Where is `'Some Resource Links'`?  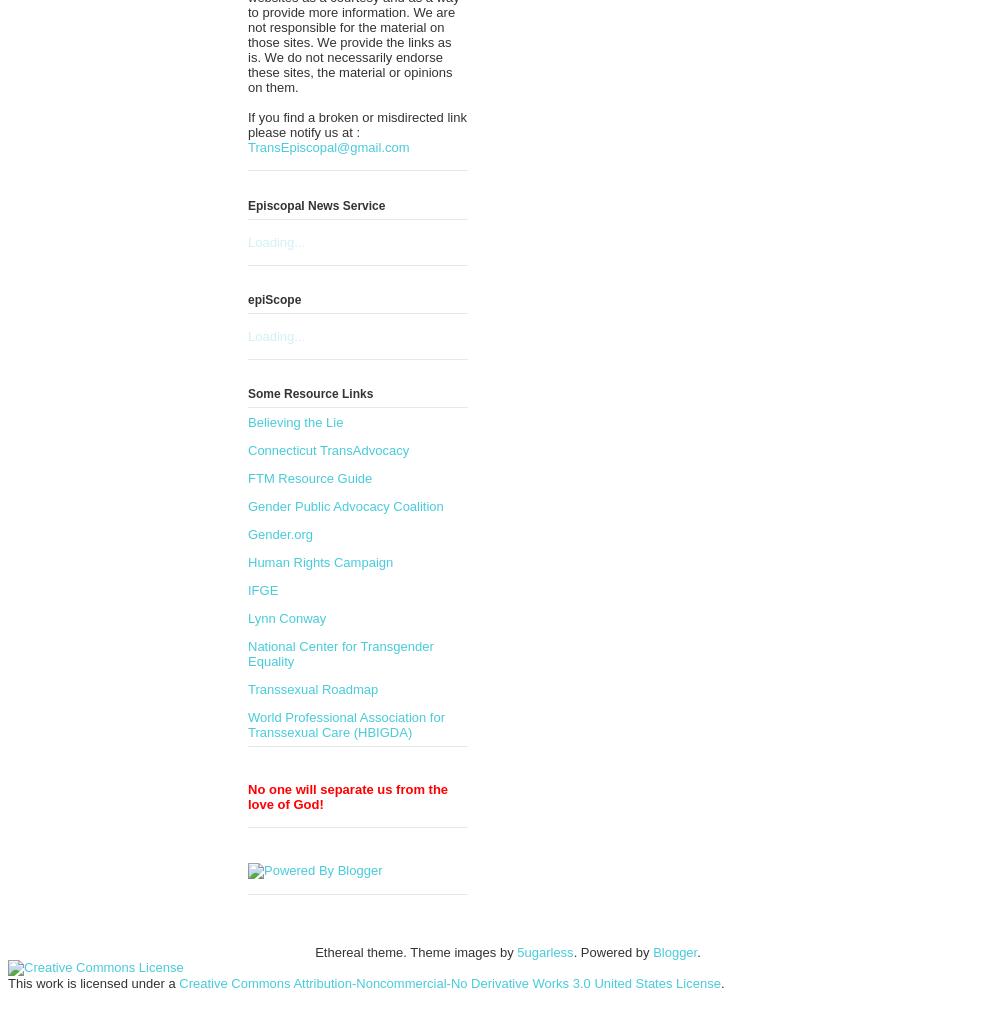
'Some Resource Links' is located at coordinates (310, 392).